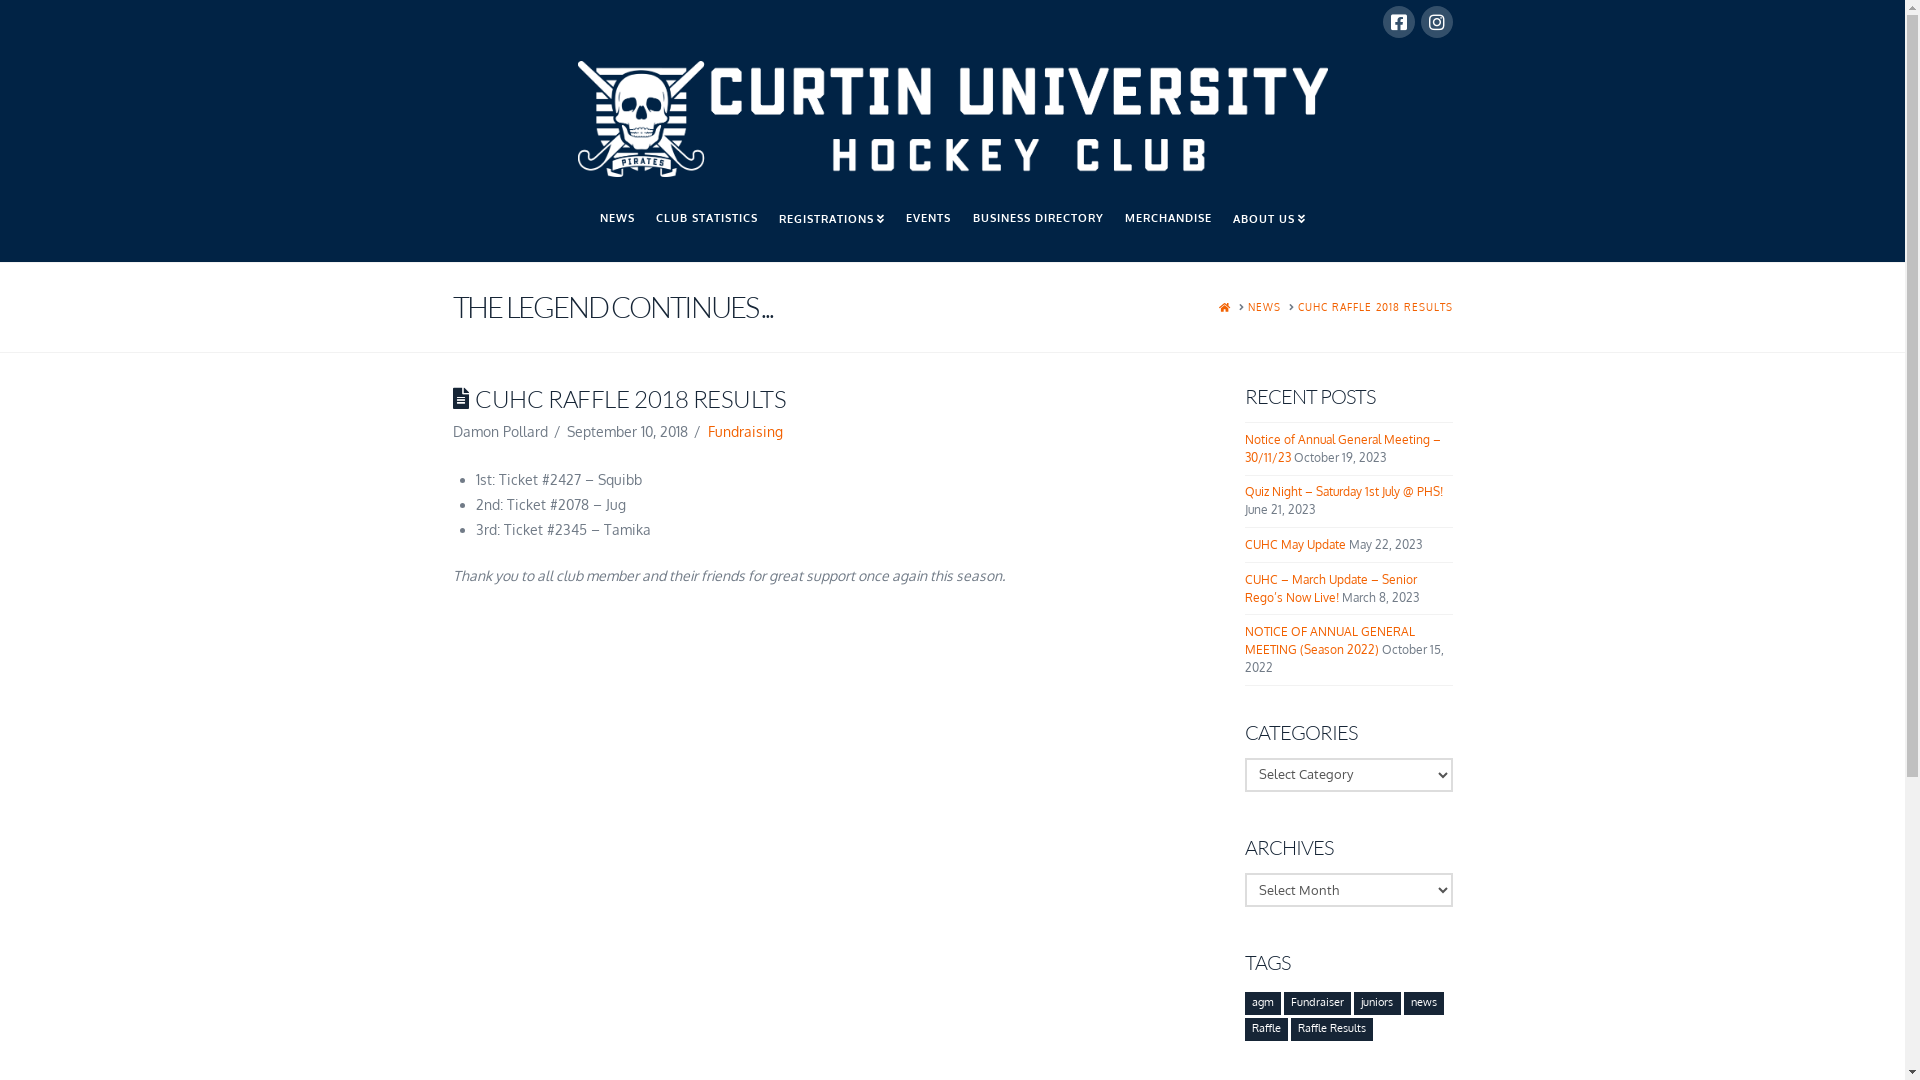  Describe the element at coordinates (1295, 544) in the screenshot. I see `'CUHC May Update'` at that location.